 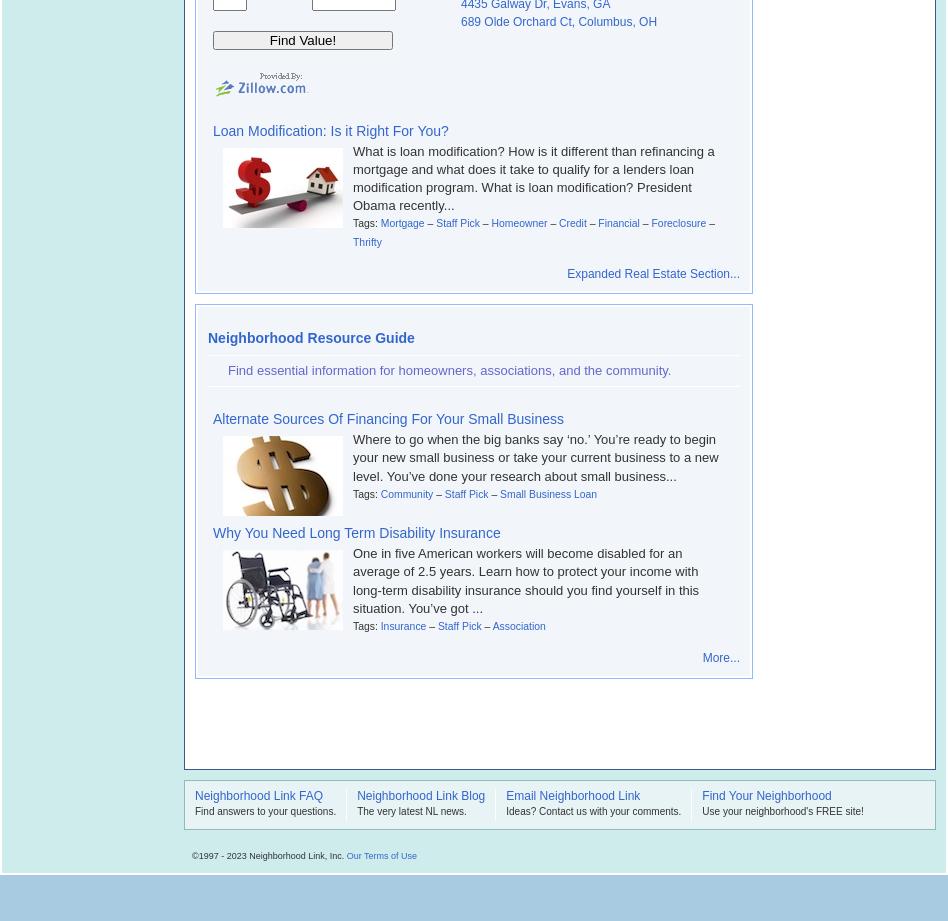 I want to click on 'Association', so click(x=518, y=625).